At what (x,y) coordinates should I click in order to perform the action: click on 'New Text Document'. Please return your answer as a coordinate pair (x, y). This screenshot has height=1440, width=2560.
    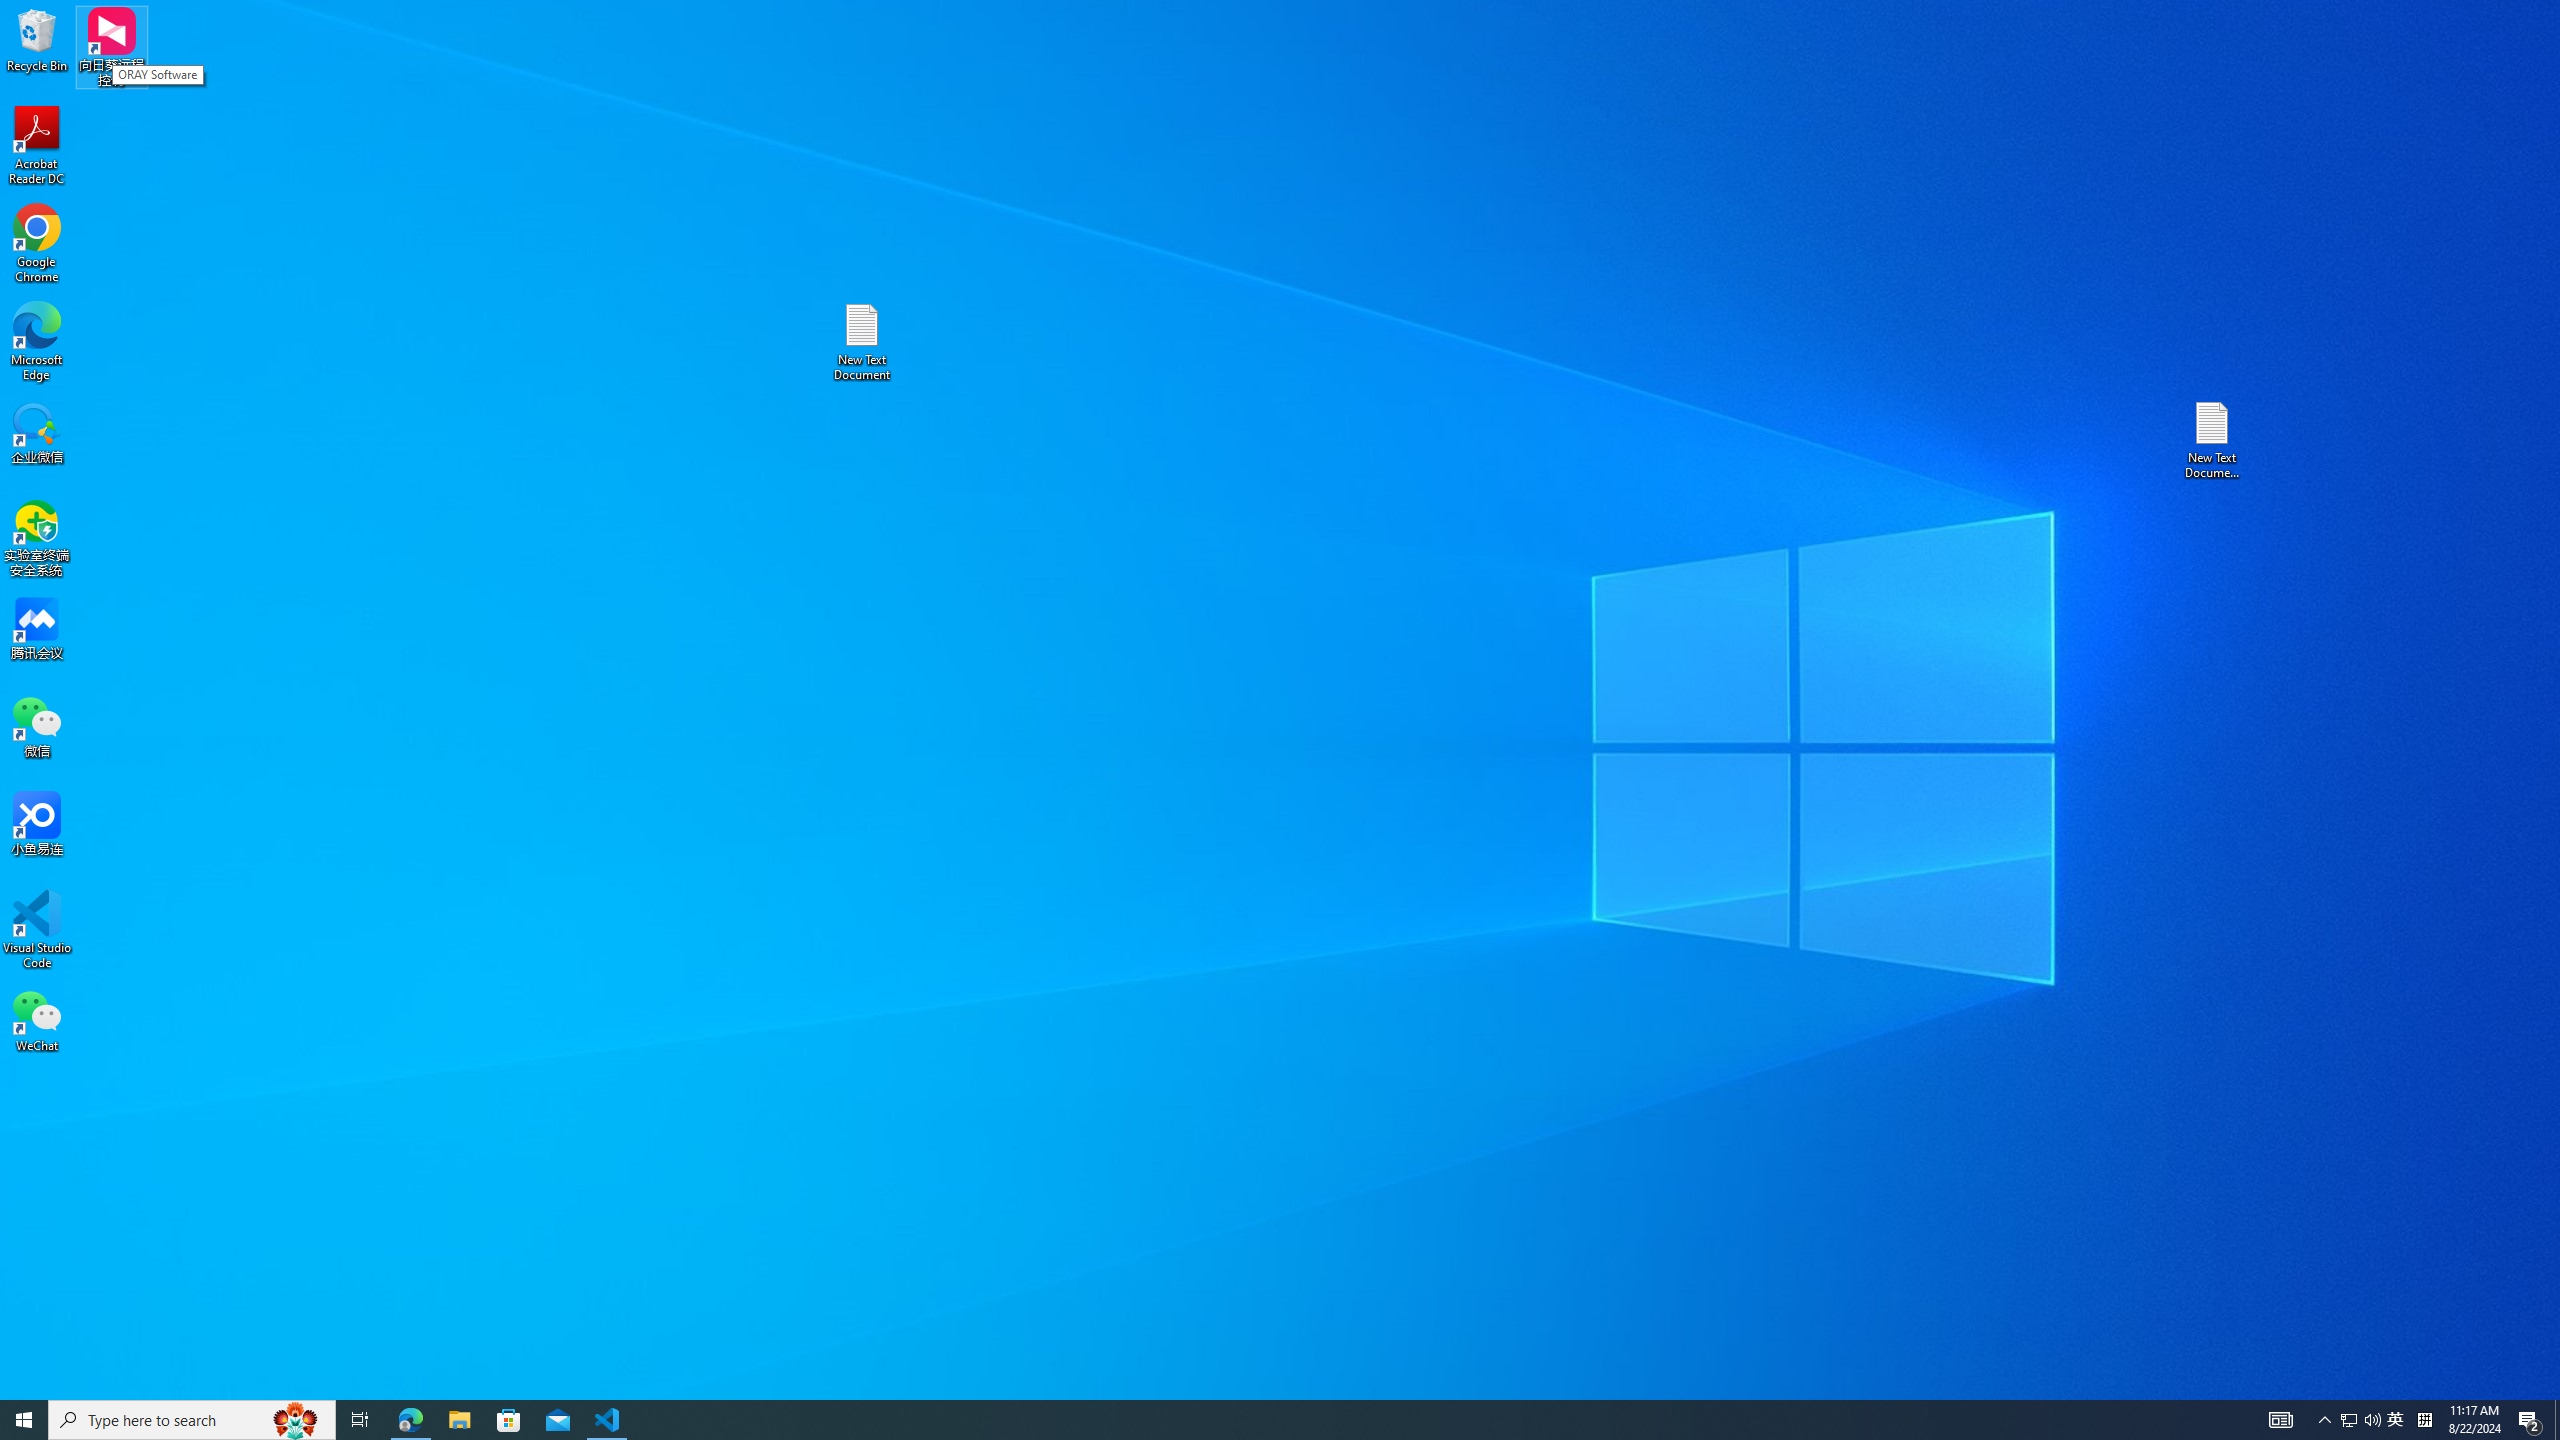
    Looking at the image, I should click on (860, 341).